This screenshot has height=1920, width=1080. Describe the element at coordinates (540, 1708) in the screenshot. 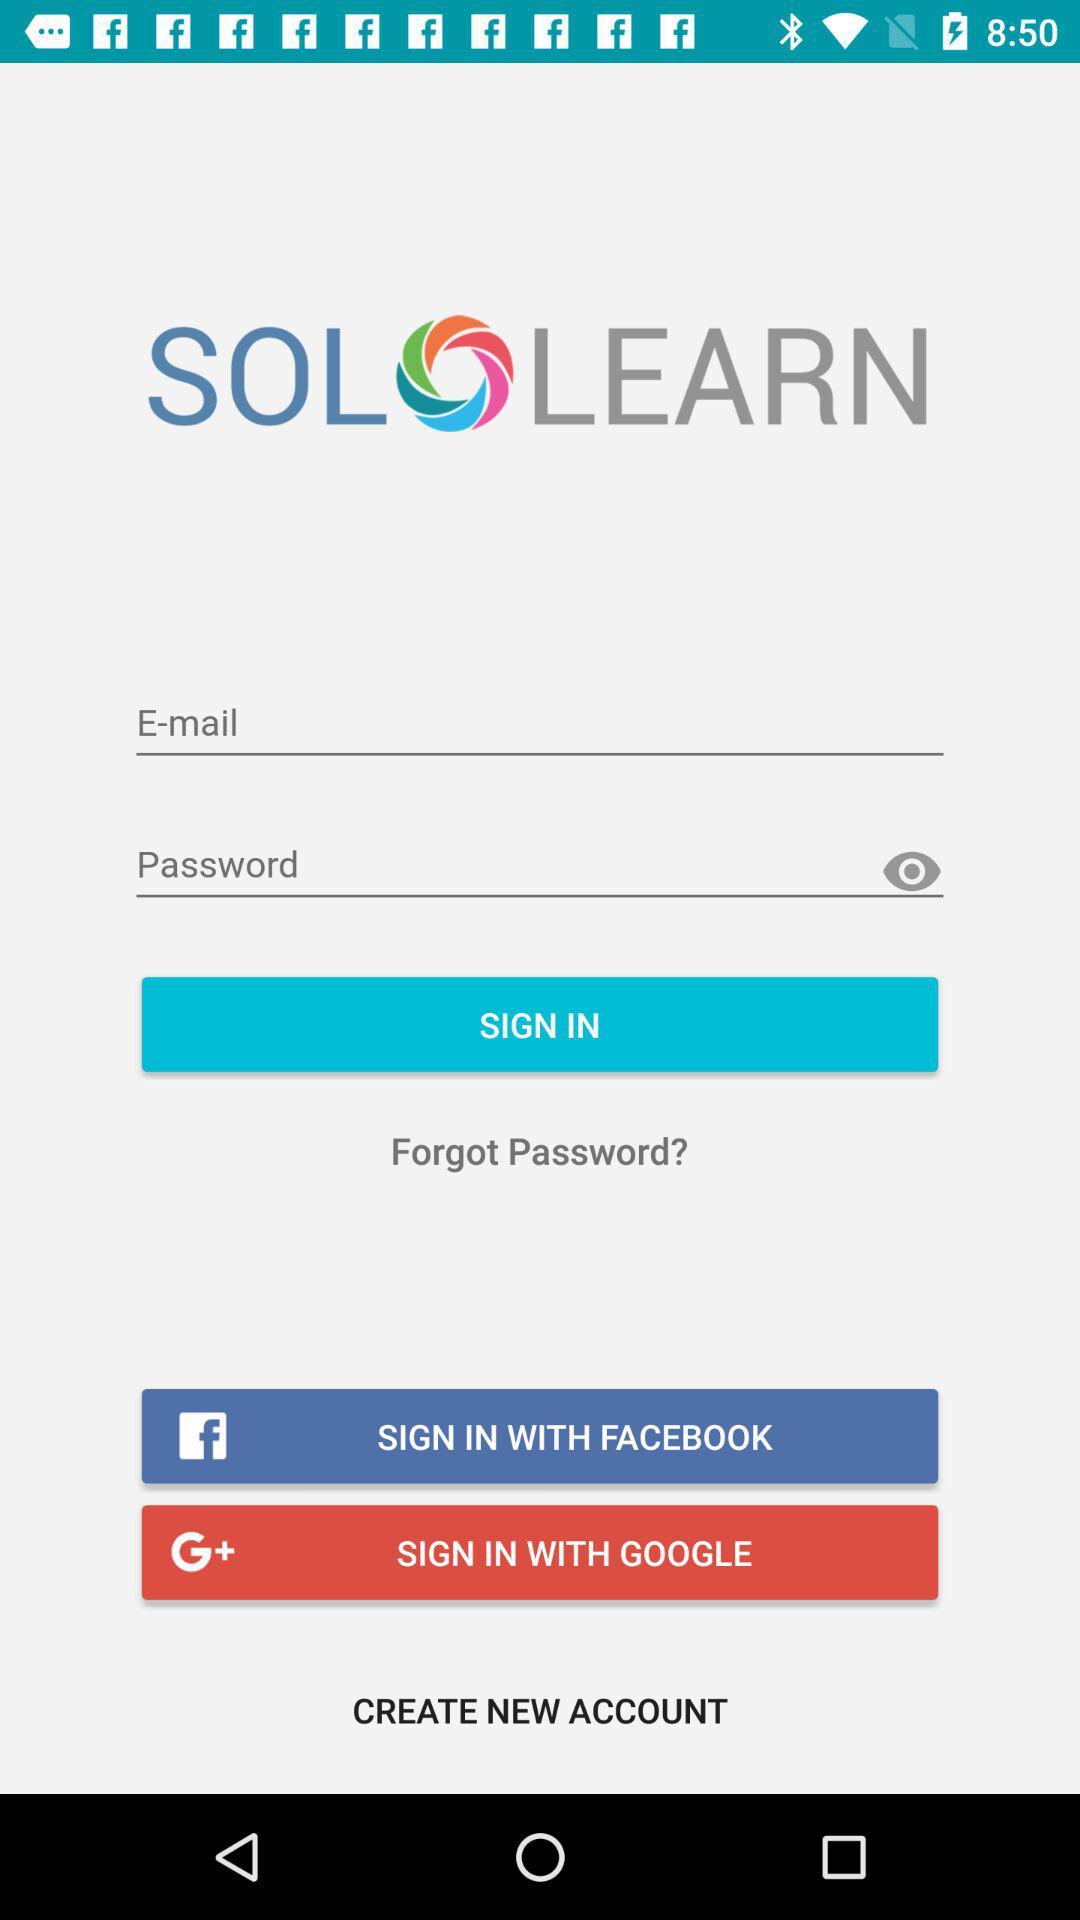

I see `the create new account item` at that location.